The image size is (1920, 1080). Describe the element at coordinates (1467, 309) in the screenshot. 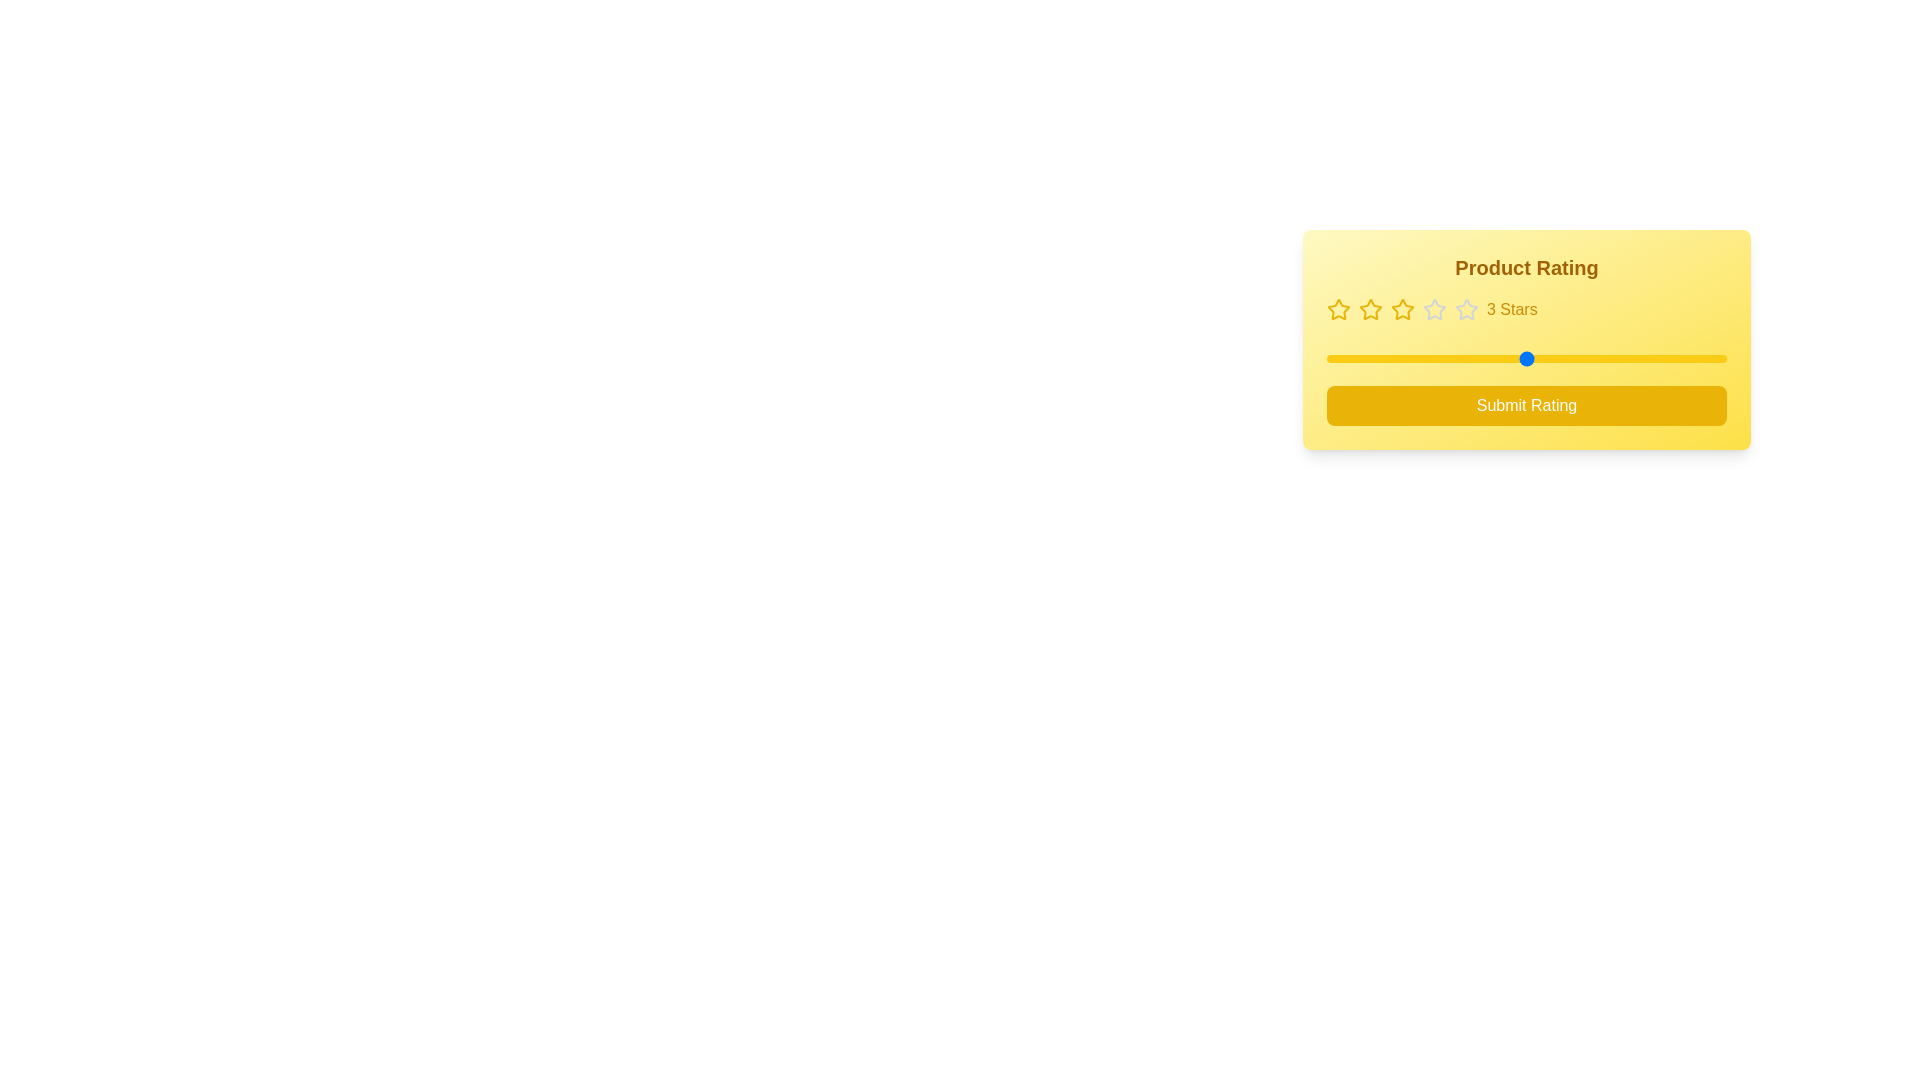

I see `the sixth star-shaped icon with a hollow core in the '3 Stars' section of the yellow card layout` at that location.